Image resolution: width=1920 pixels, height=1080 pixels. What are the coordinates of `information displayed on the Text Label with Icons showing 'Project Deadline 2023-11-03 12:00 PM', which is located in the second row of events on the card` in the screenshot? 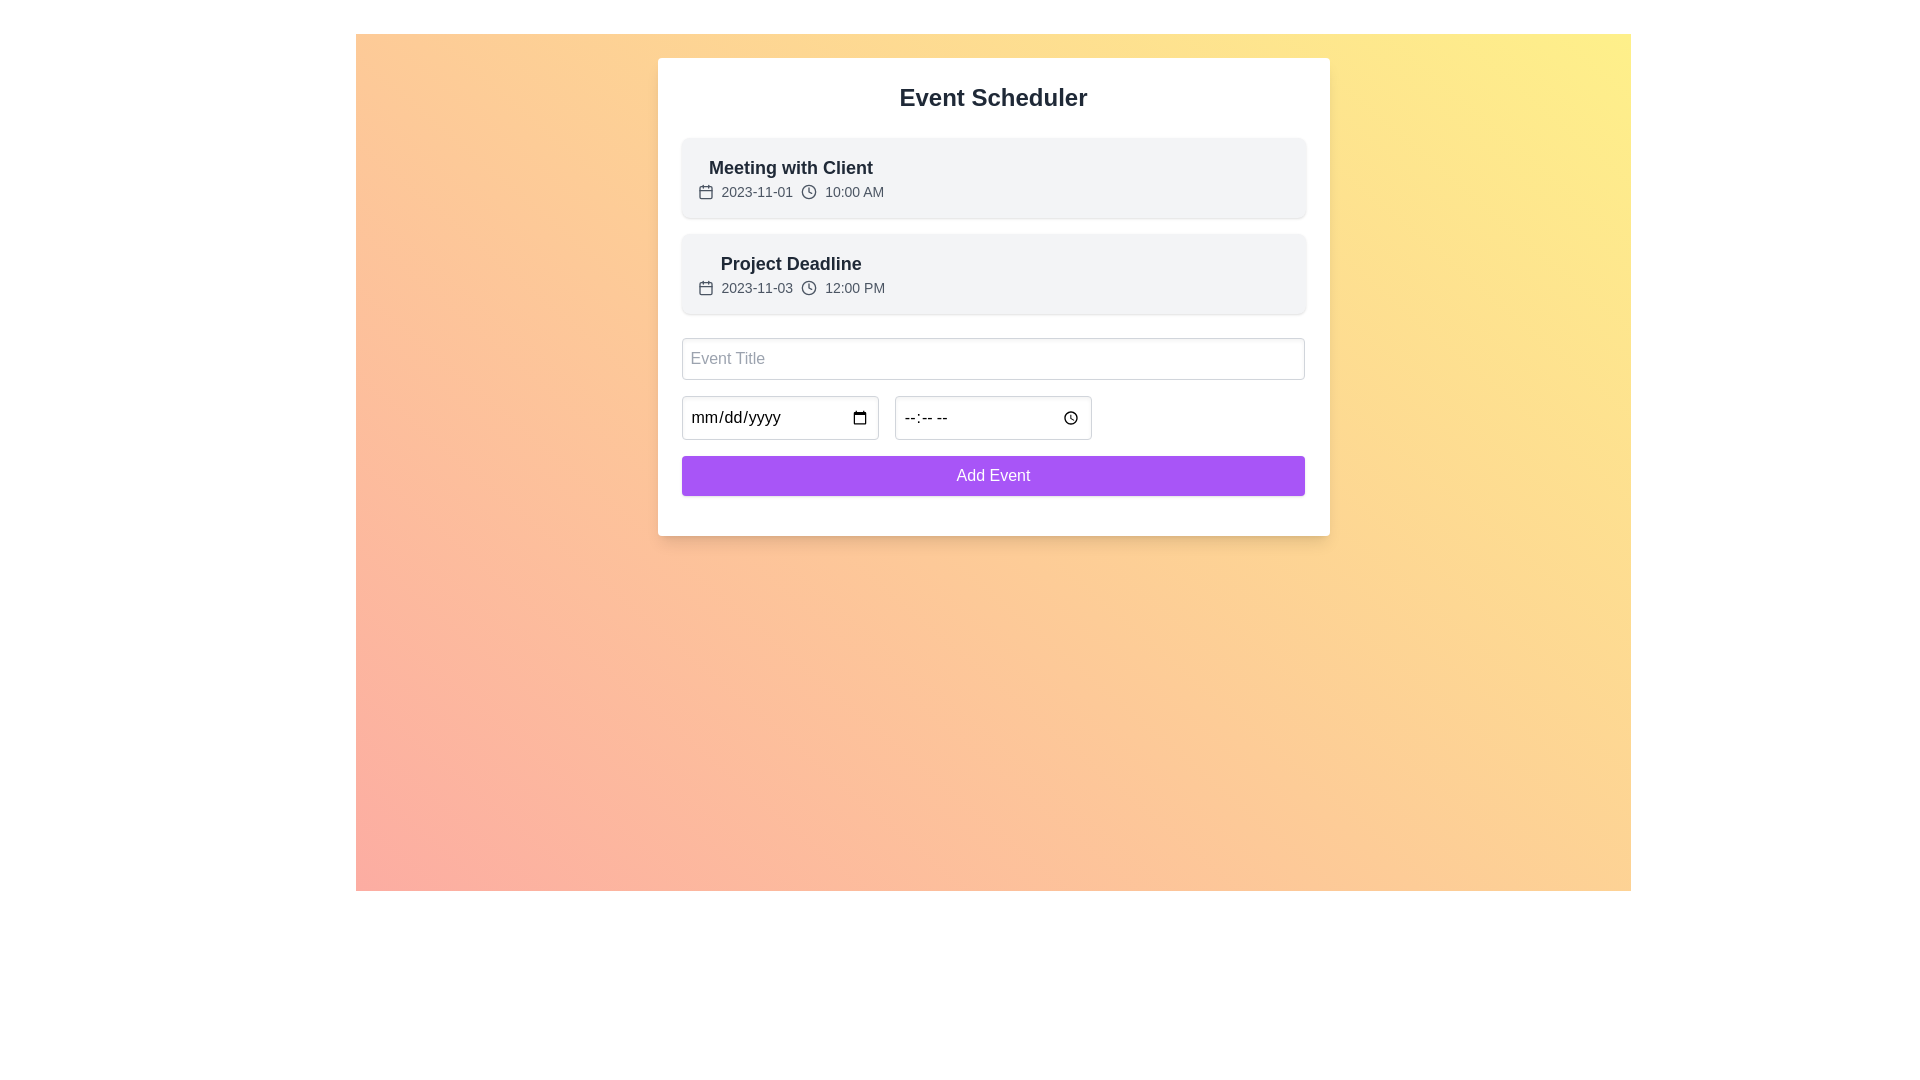 It's located at (790, 273).